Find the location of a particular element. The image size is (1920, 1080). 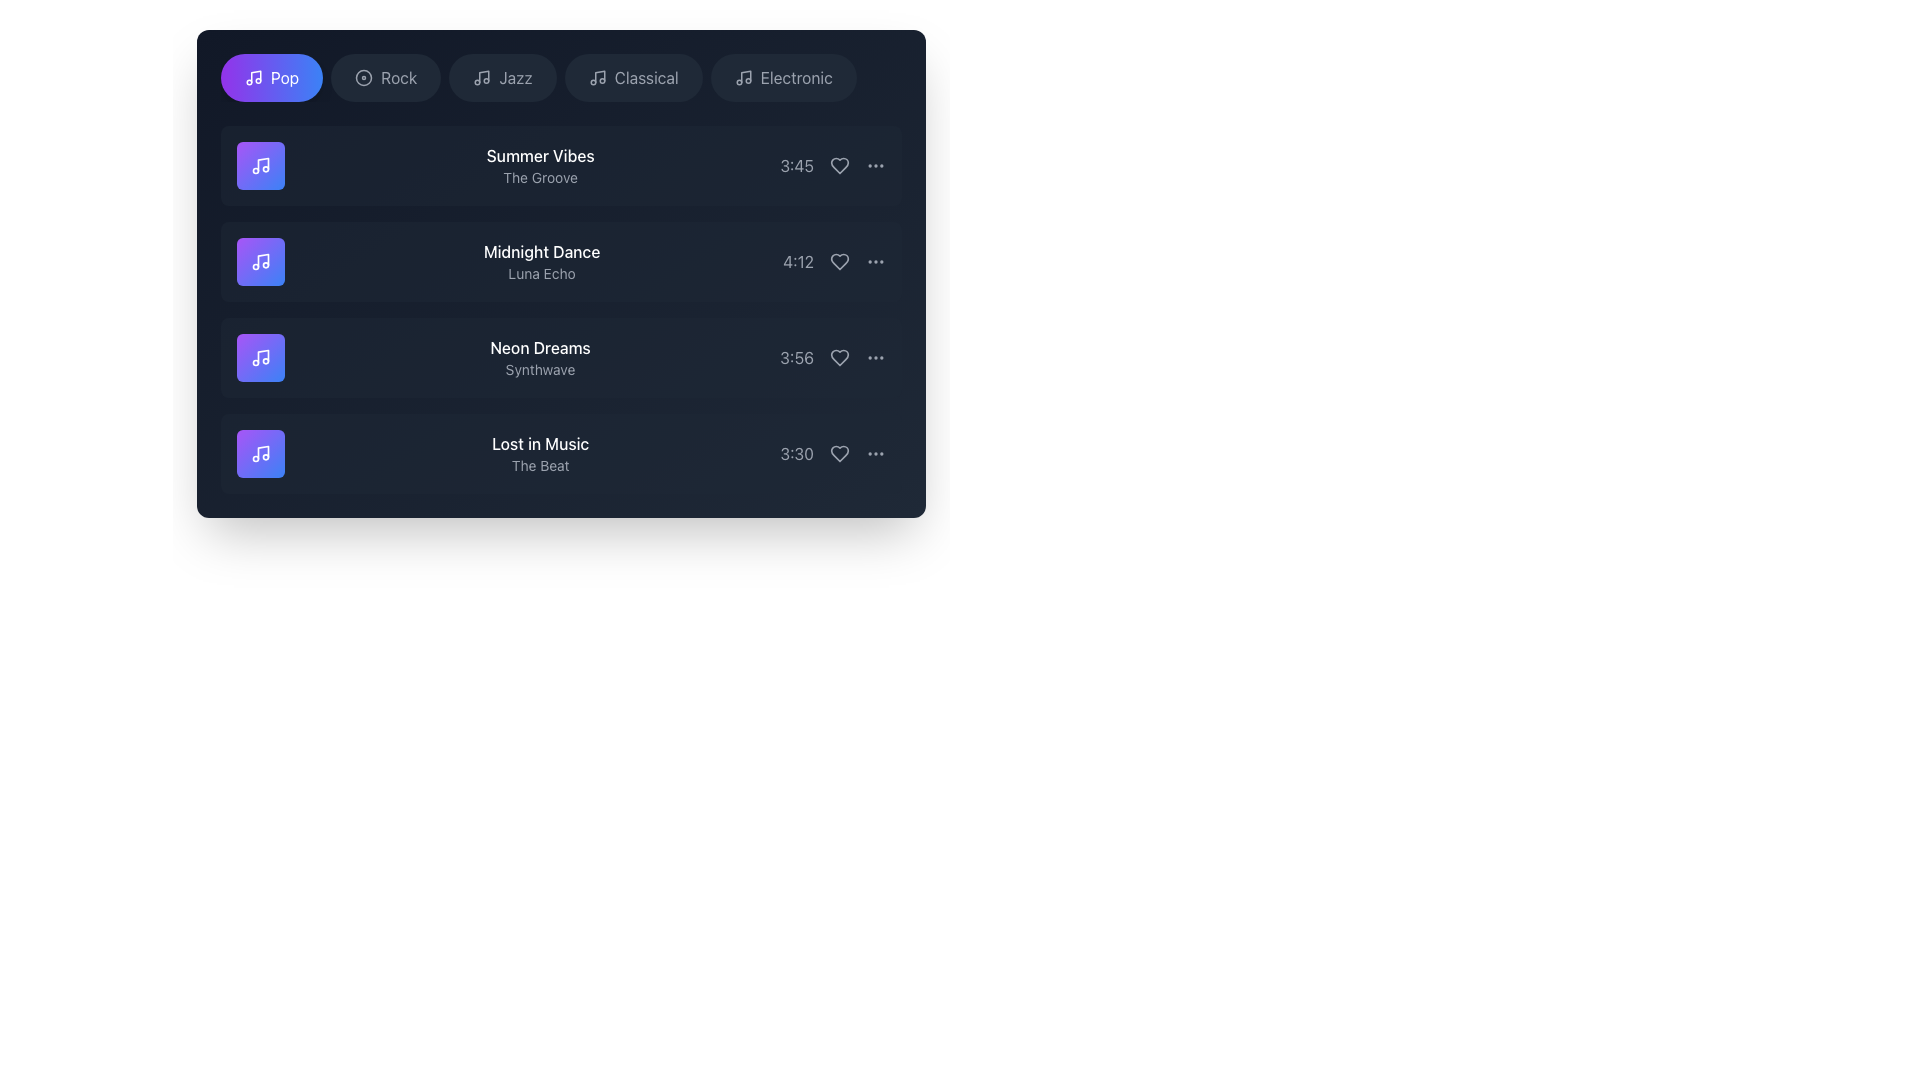

the text label displaying 'Lost in Music' with the smaller text 'The Beat' beneath it, located in the fourth item of the playlist UI is located at coordinates (540, 454).